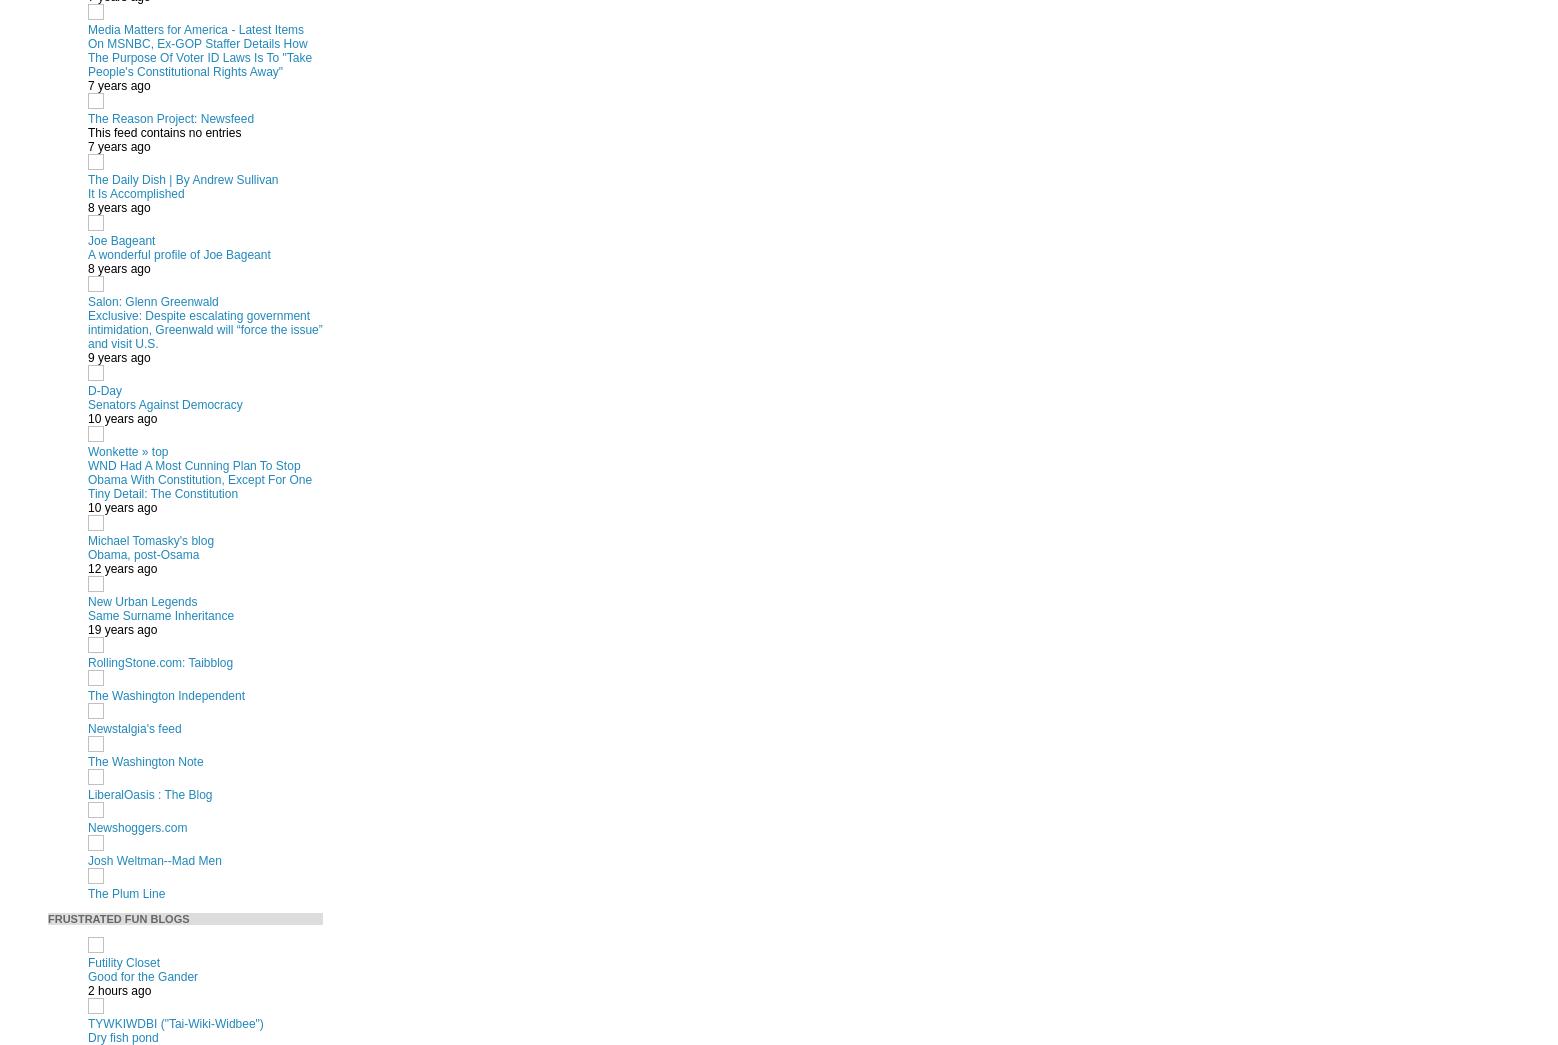  What do you see at coordinates (183, 179) in the screenshot?
I see `'The Daily Dish | By Andrew Sullivan'` at bounding box center [183, 179].